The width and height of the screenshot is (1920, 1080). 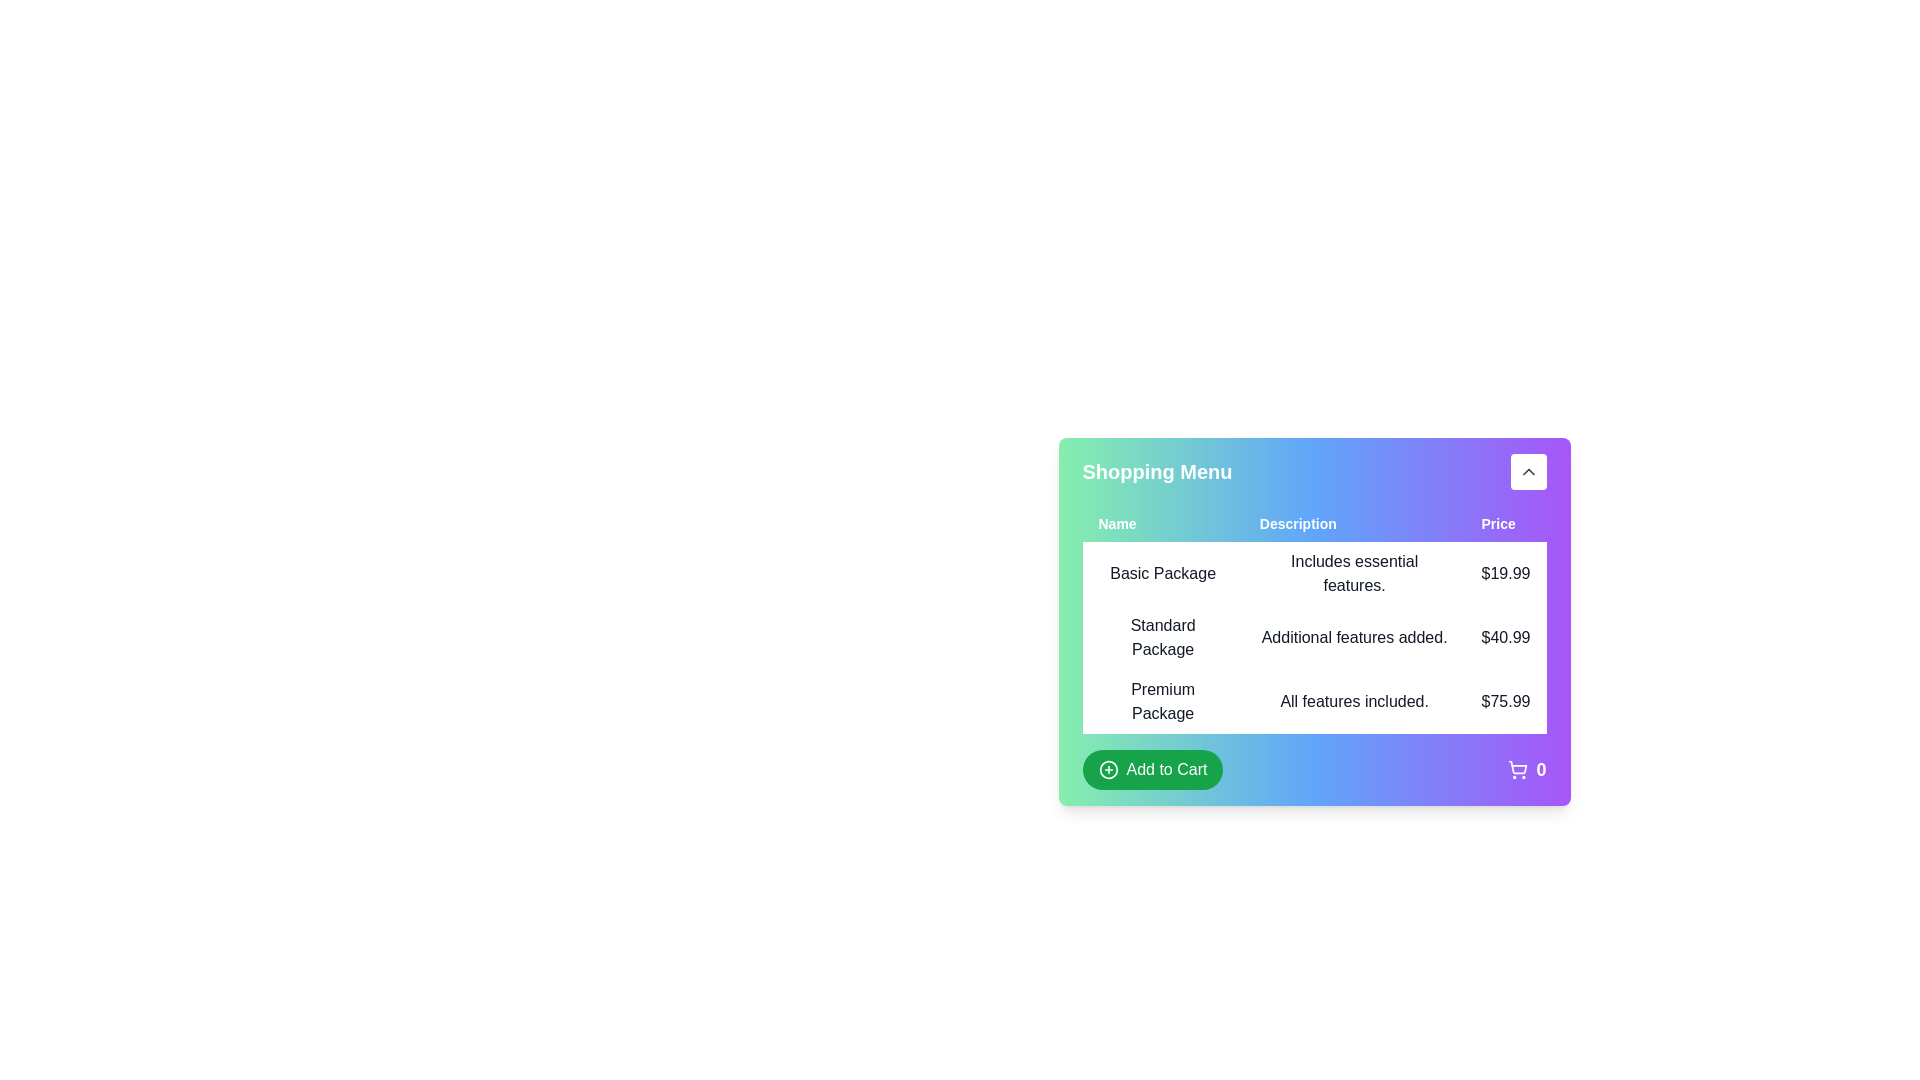 What do you see at coordinates (1314, 574) in the screenshot?
I see `the Information Row displaying 'Basic Package'` at bounding box center [1314, 574].